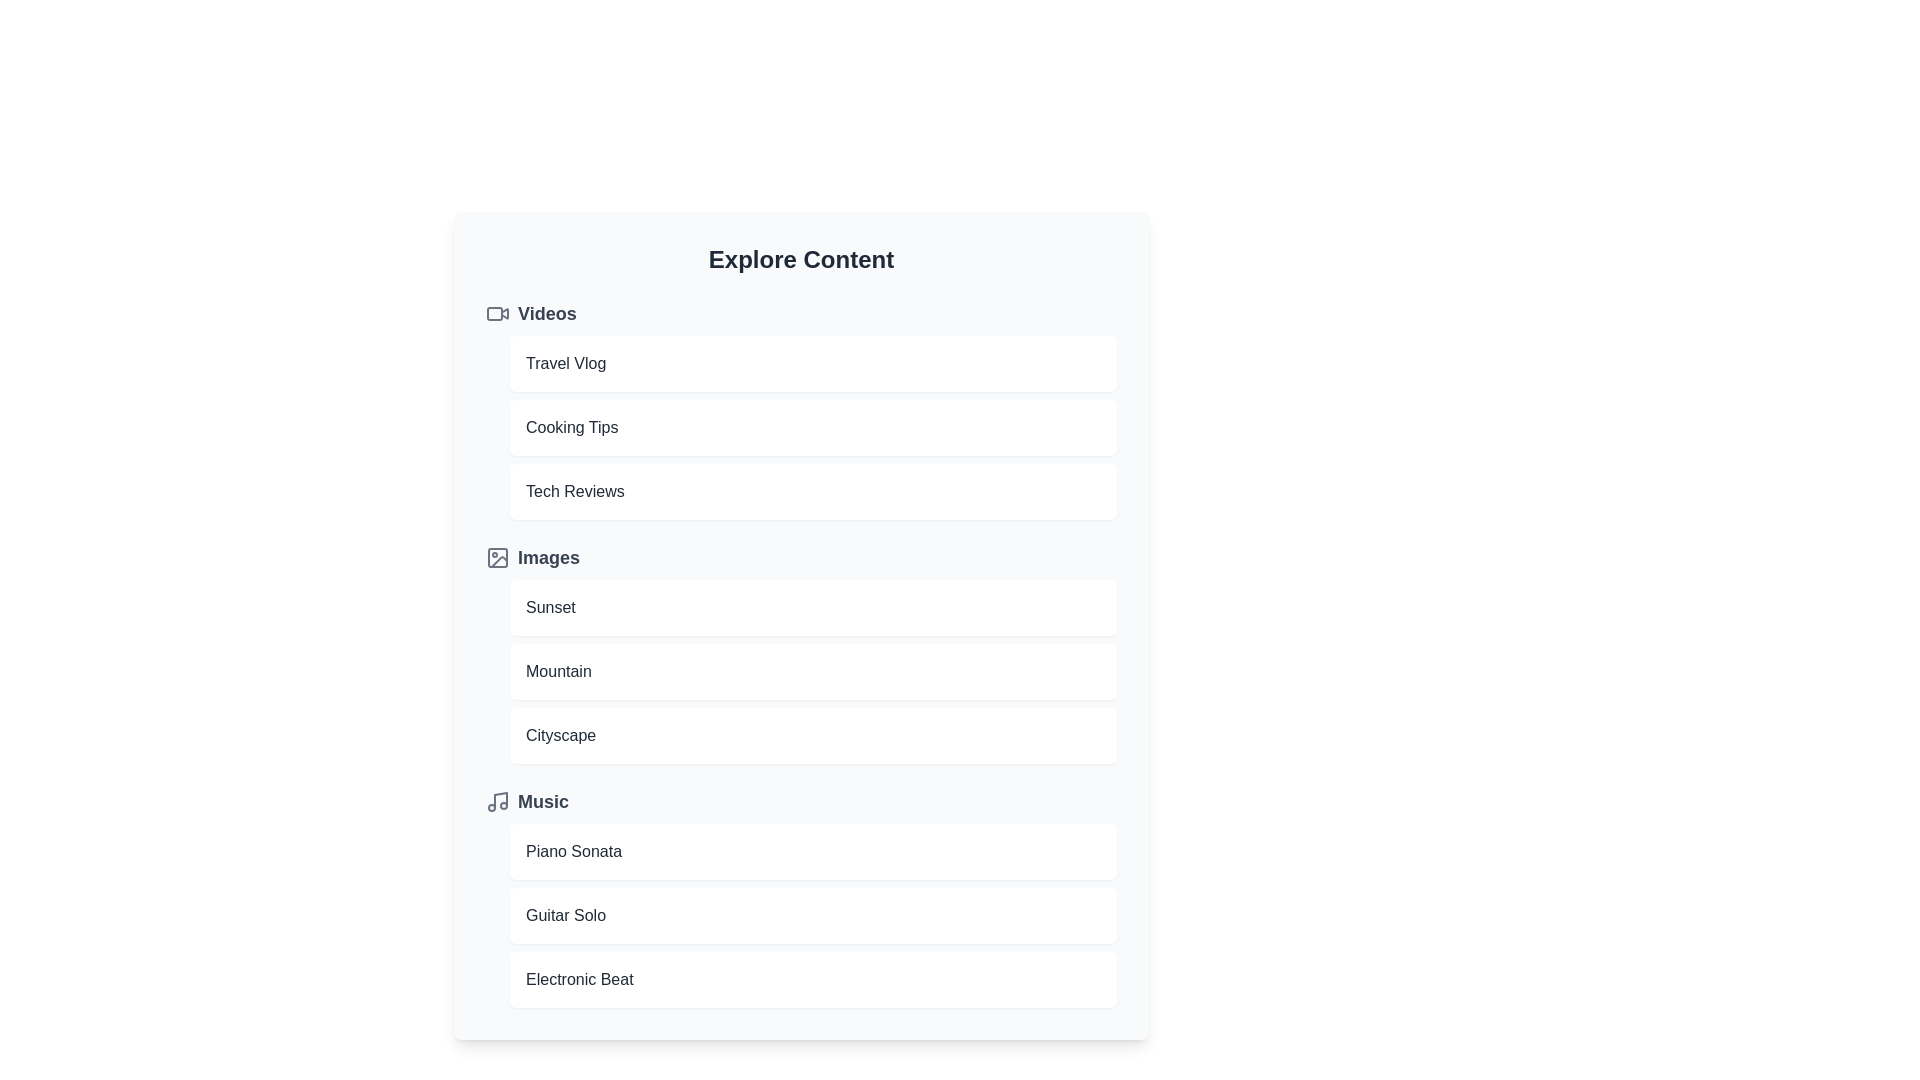 The image size is (1920, 1080). I want to click on the item Guitar Solo to preview it, so click(813, 915).